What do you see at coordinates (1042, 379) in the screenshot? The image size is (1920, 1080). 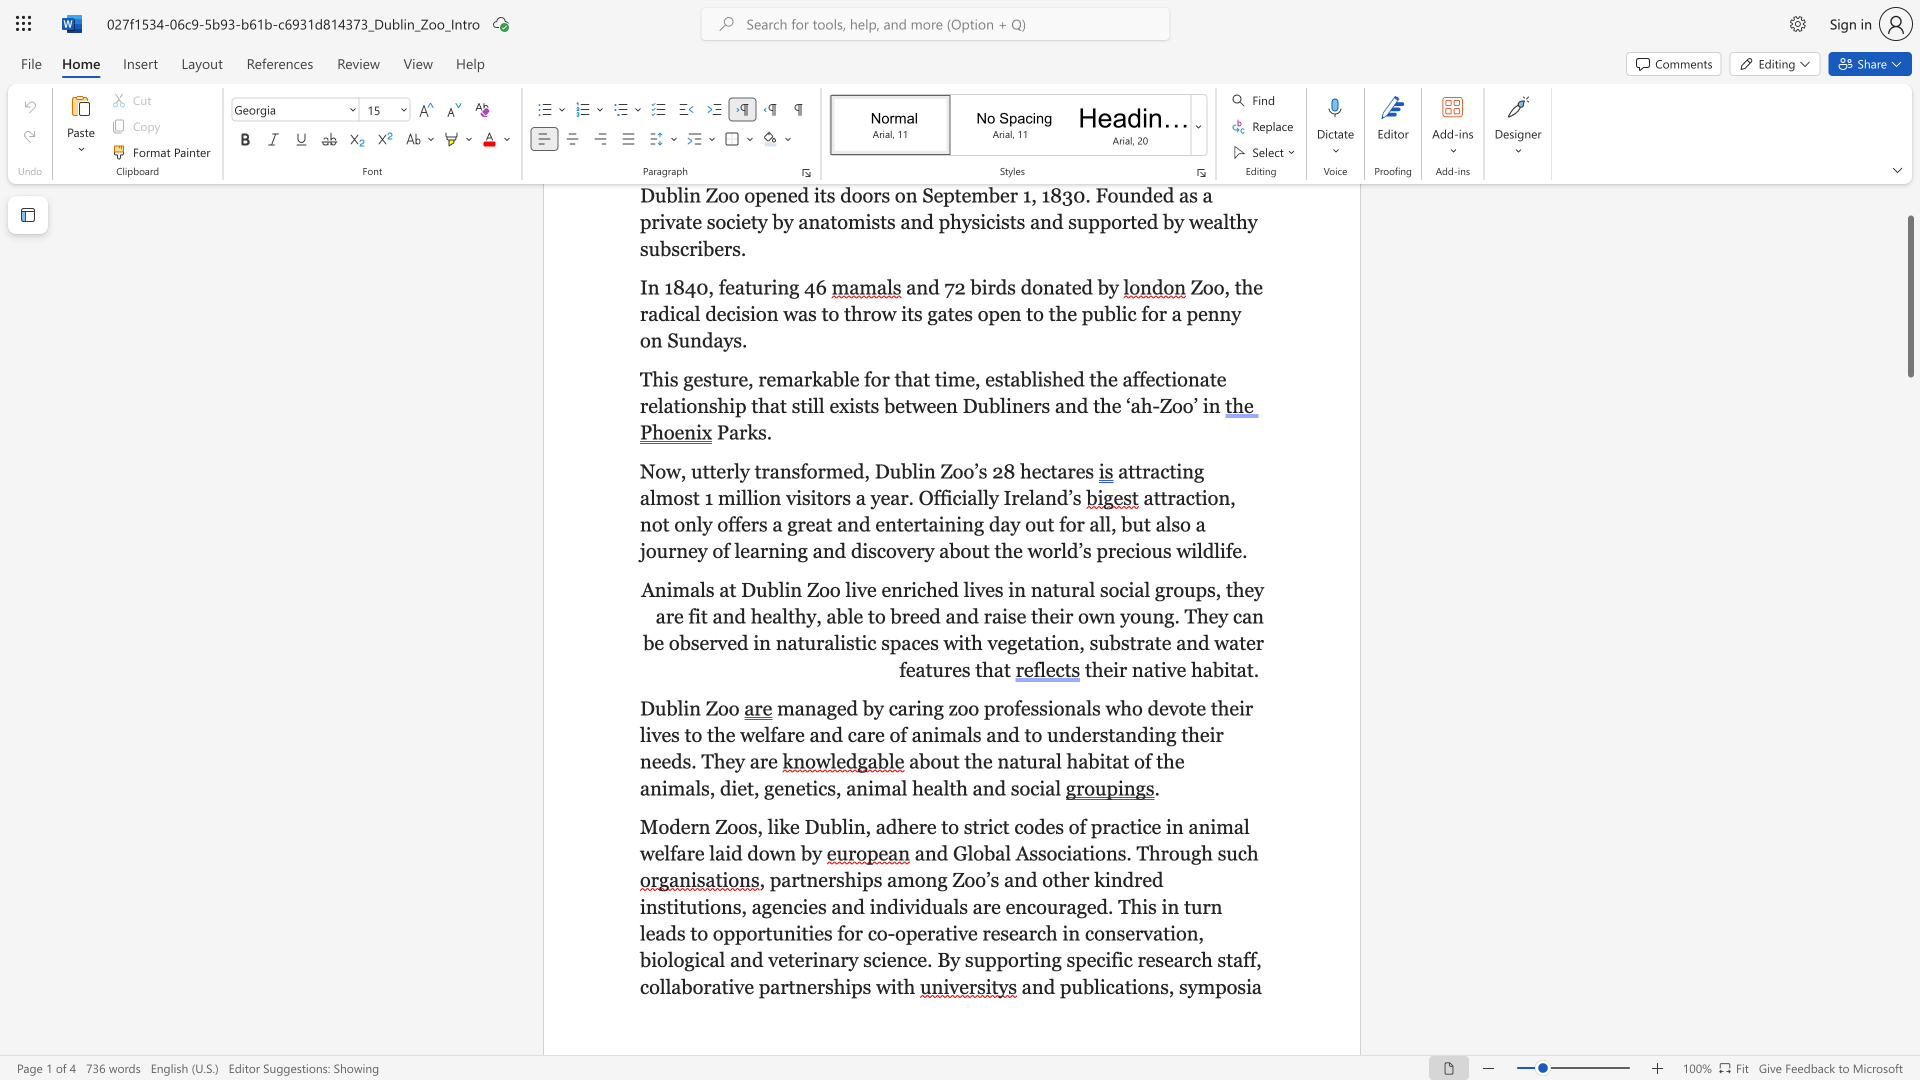 I see `the subset text "she" within the text "established"` at bounding box center [1042, 379].